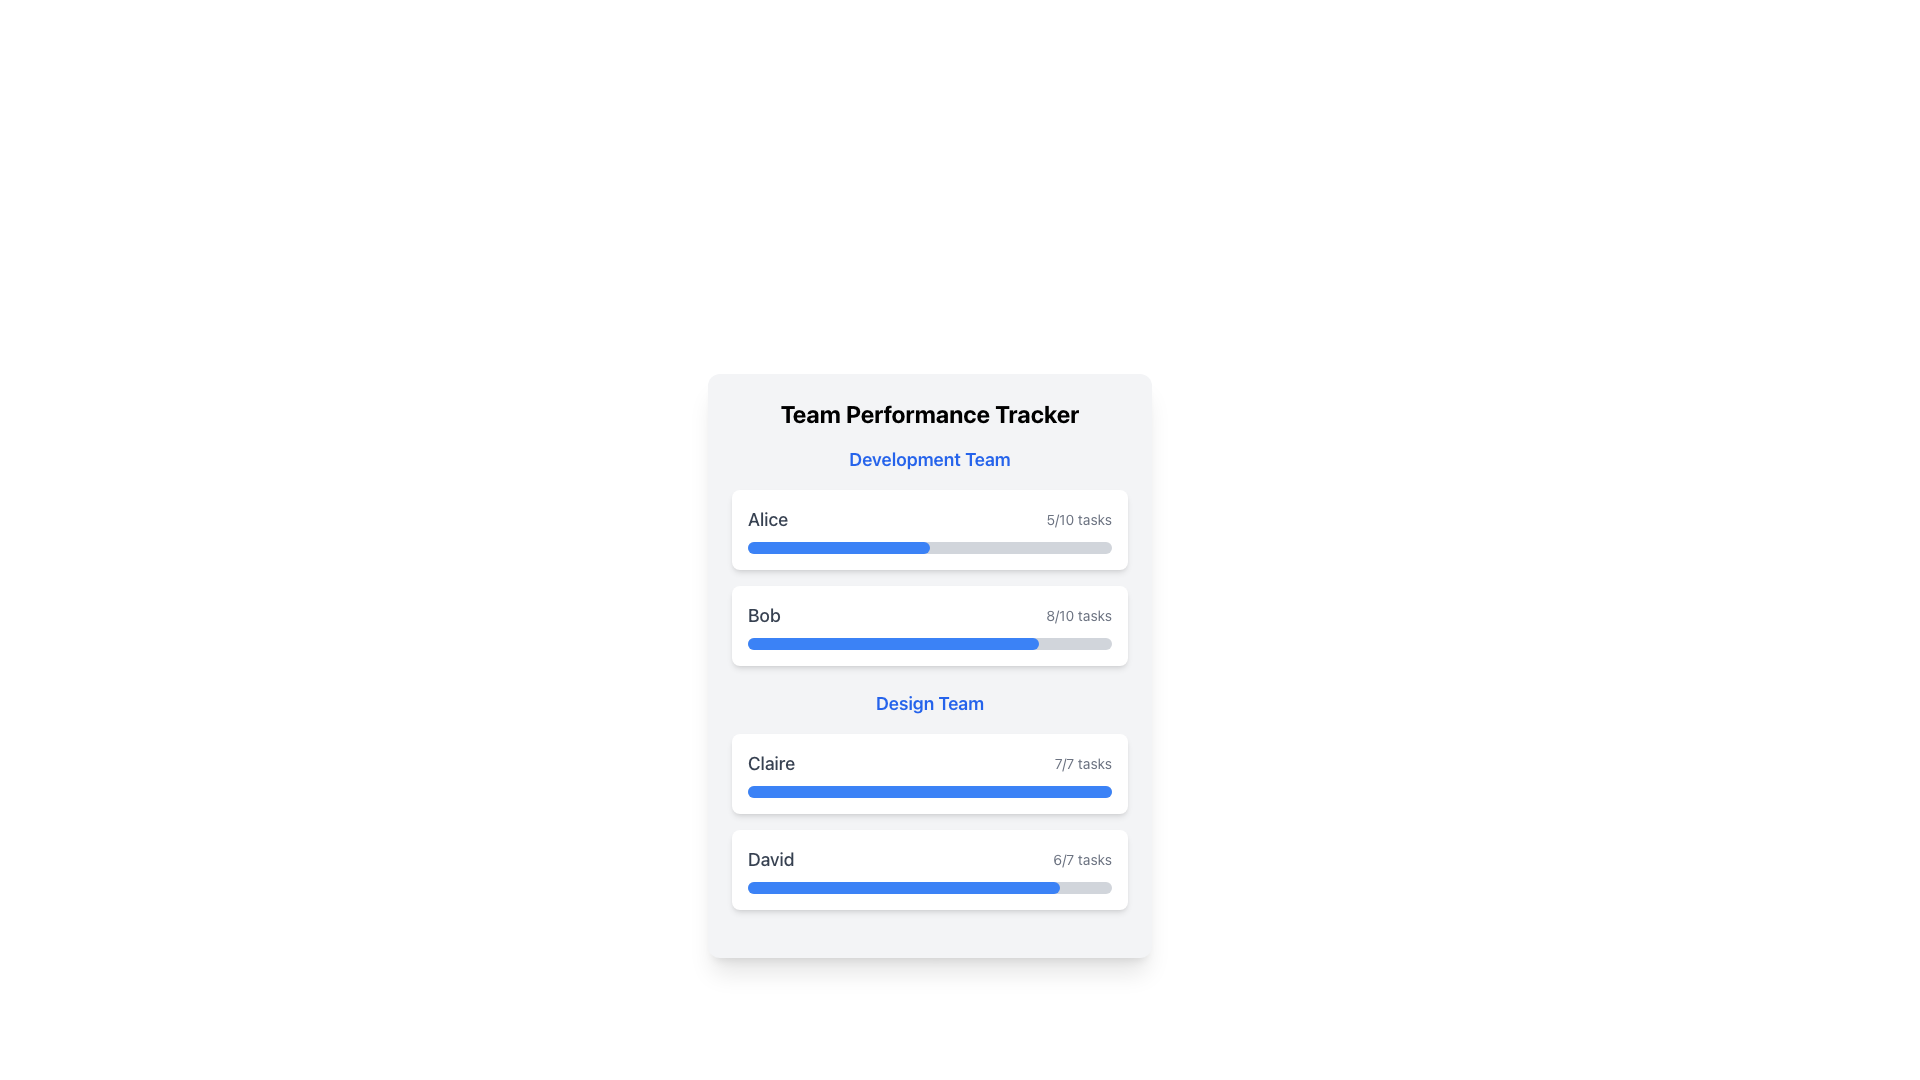 Image resolution: width=1920 pixels, height=1080 pixels. What do you see at coordinates (929, 703) in the screenshot?
I see `the text label that serves as a header for the 'Design Team' section, located centrally below the 'Development Team' data` at bounding box center [929, 703].